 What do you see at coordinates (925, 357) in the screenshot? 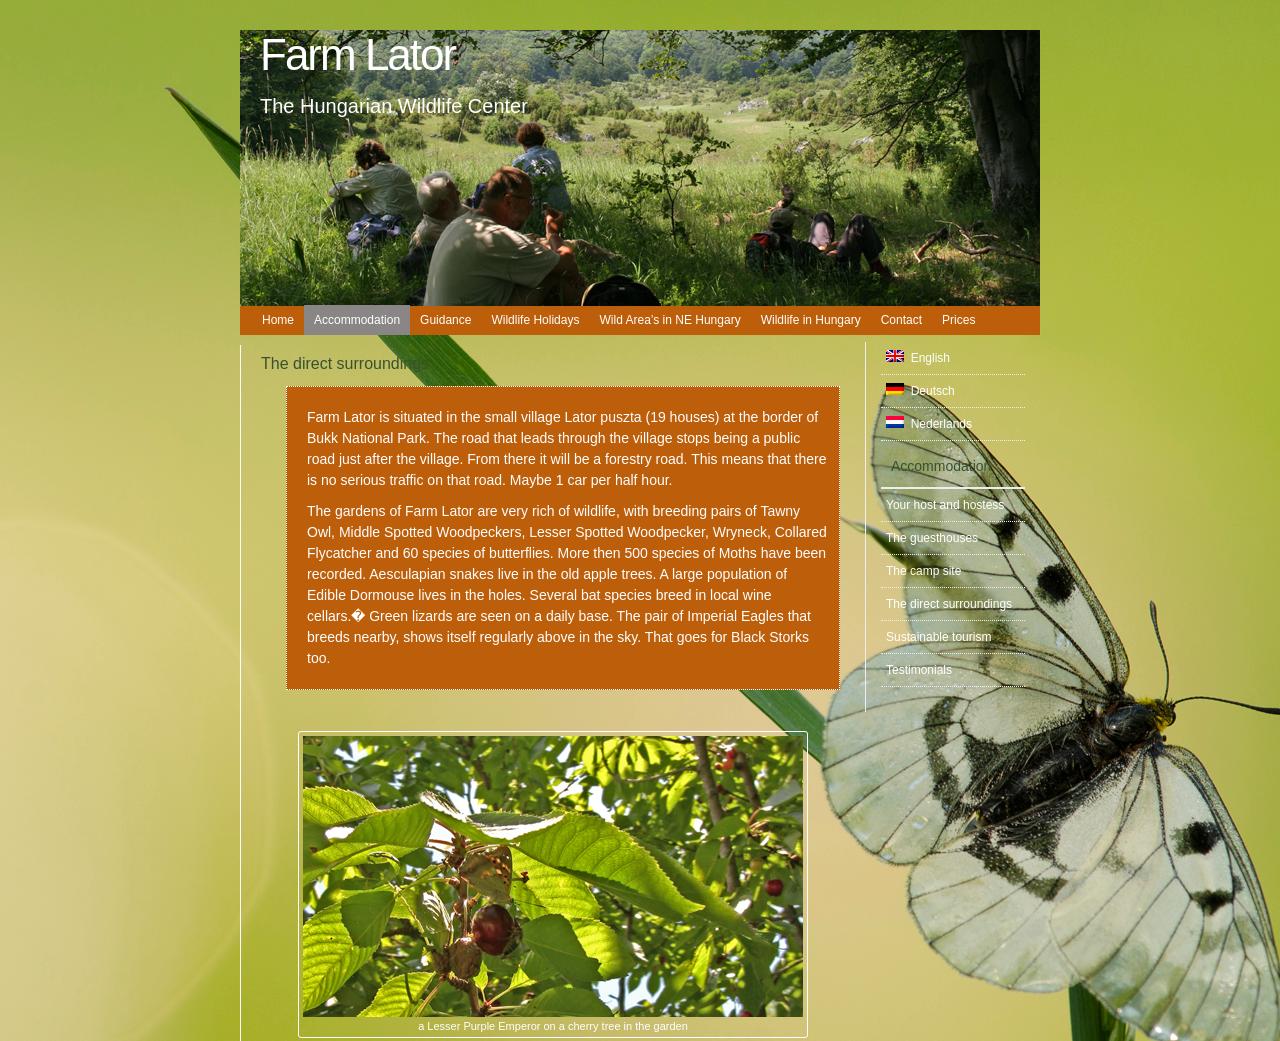
I see `'English'` at bounding box center [925, 357].